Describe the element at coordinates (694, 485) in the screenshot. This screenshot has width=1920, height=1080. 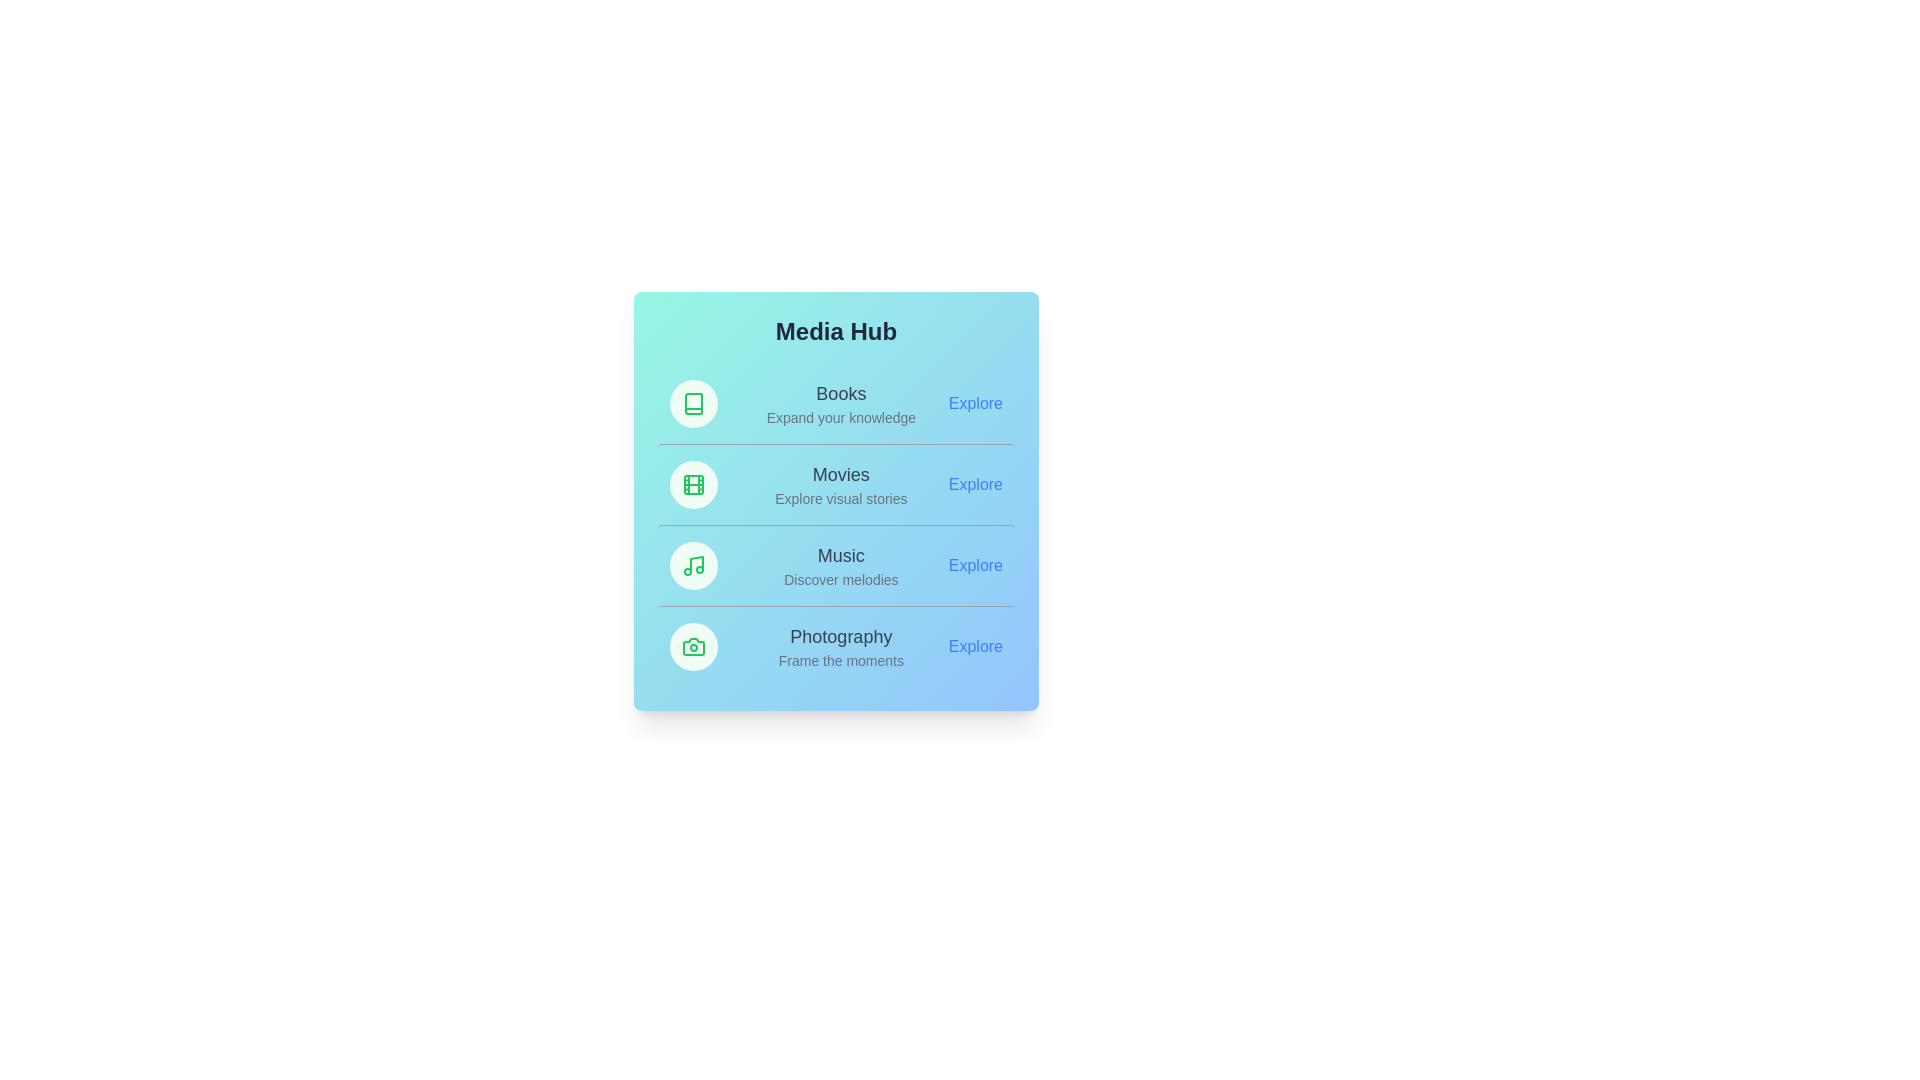
I see `the icon of the Movies category` at that location.